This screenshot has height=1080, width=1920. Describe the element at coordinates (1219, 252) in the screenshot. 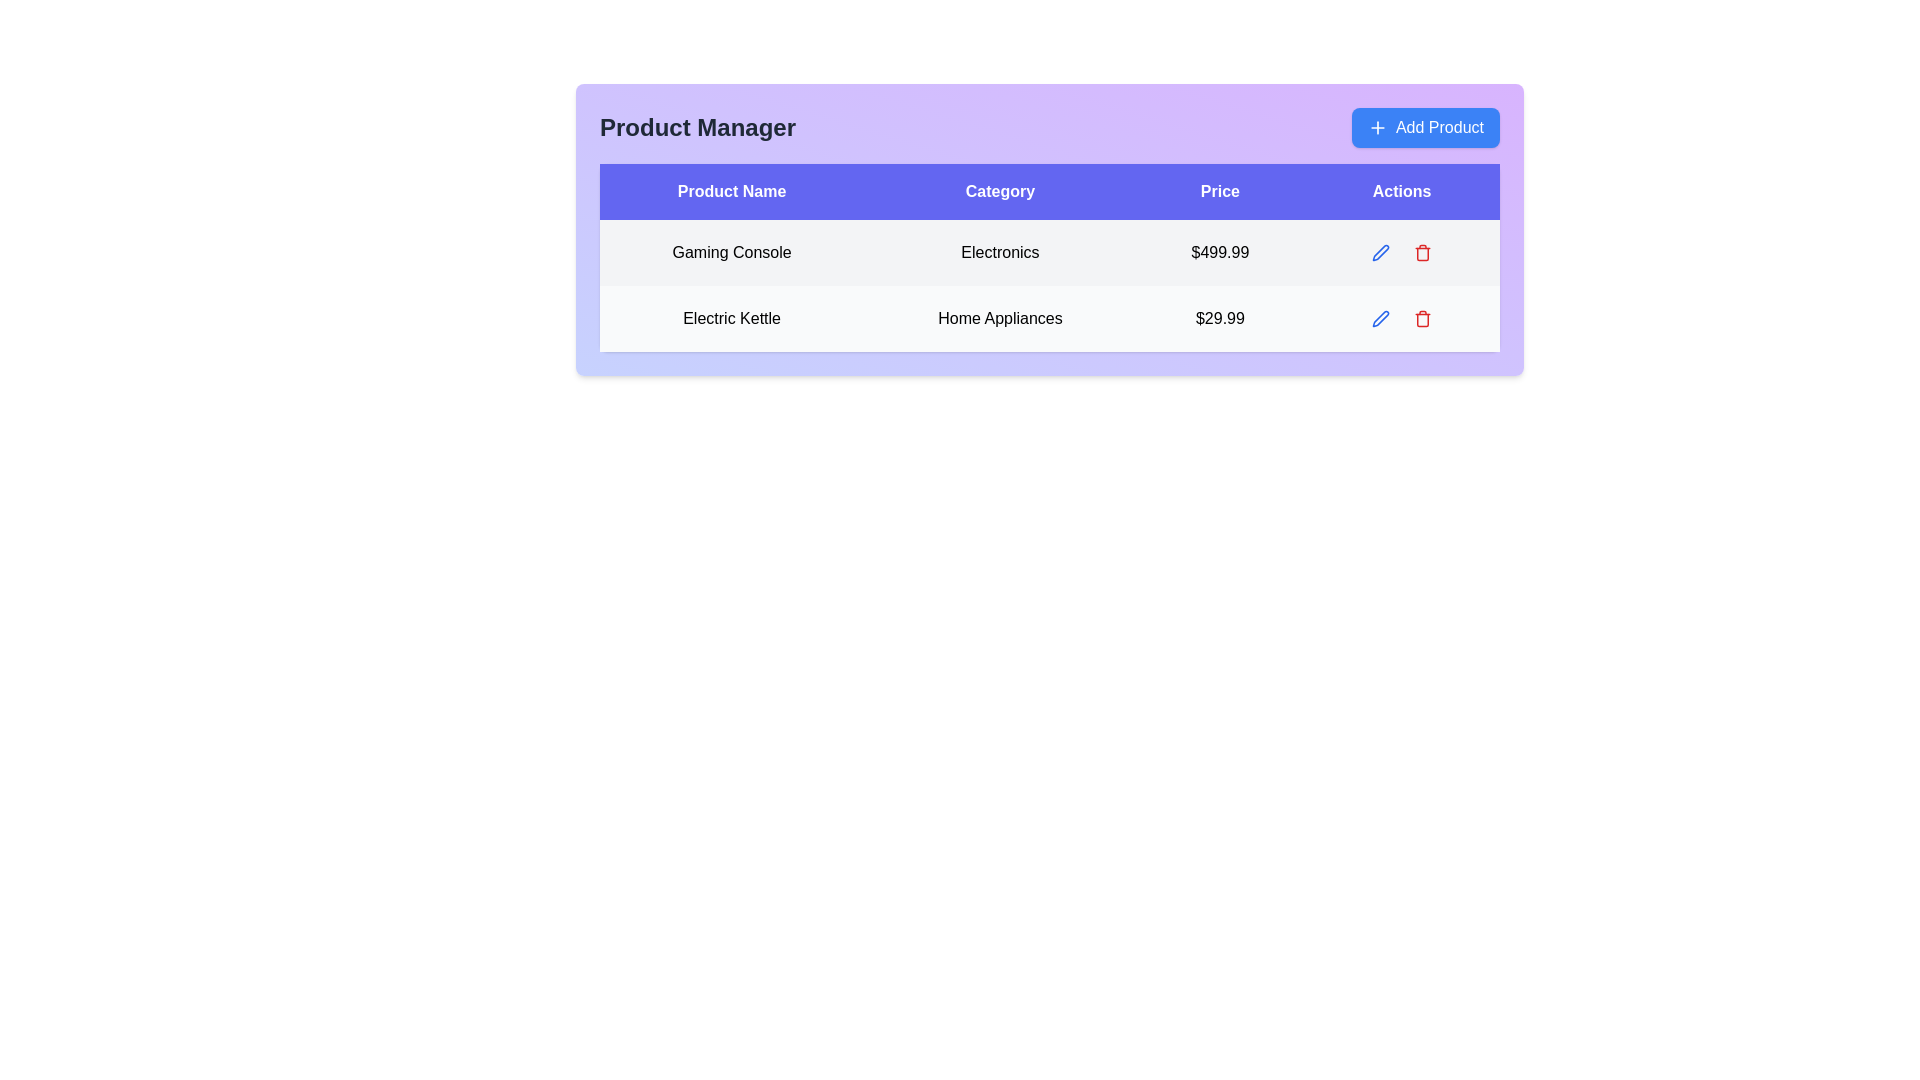

I see `the price label displaying '$499.99' in bold black font, located in the third column of the first row under the 'Price' header` at that location.